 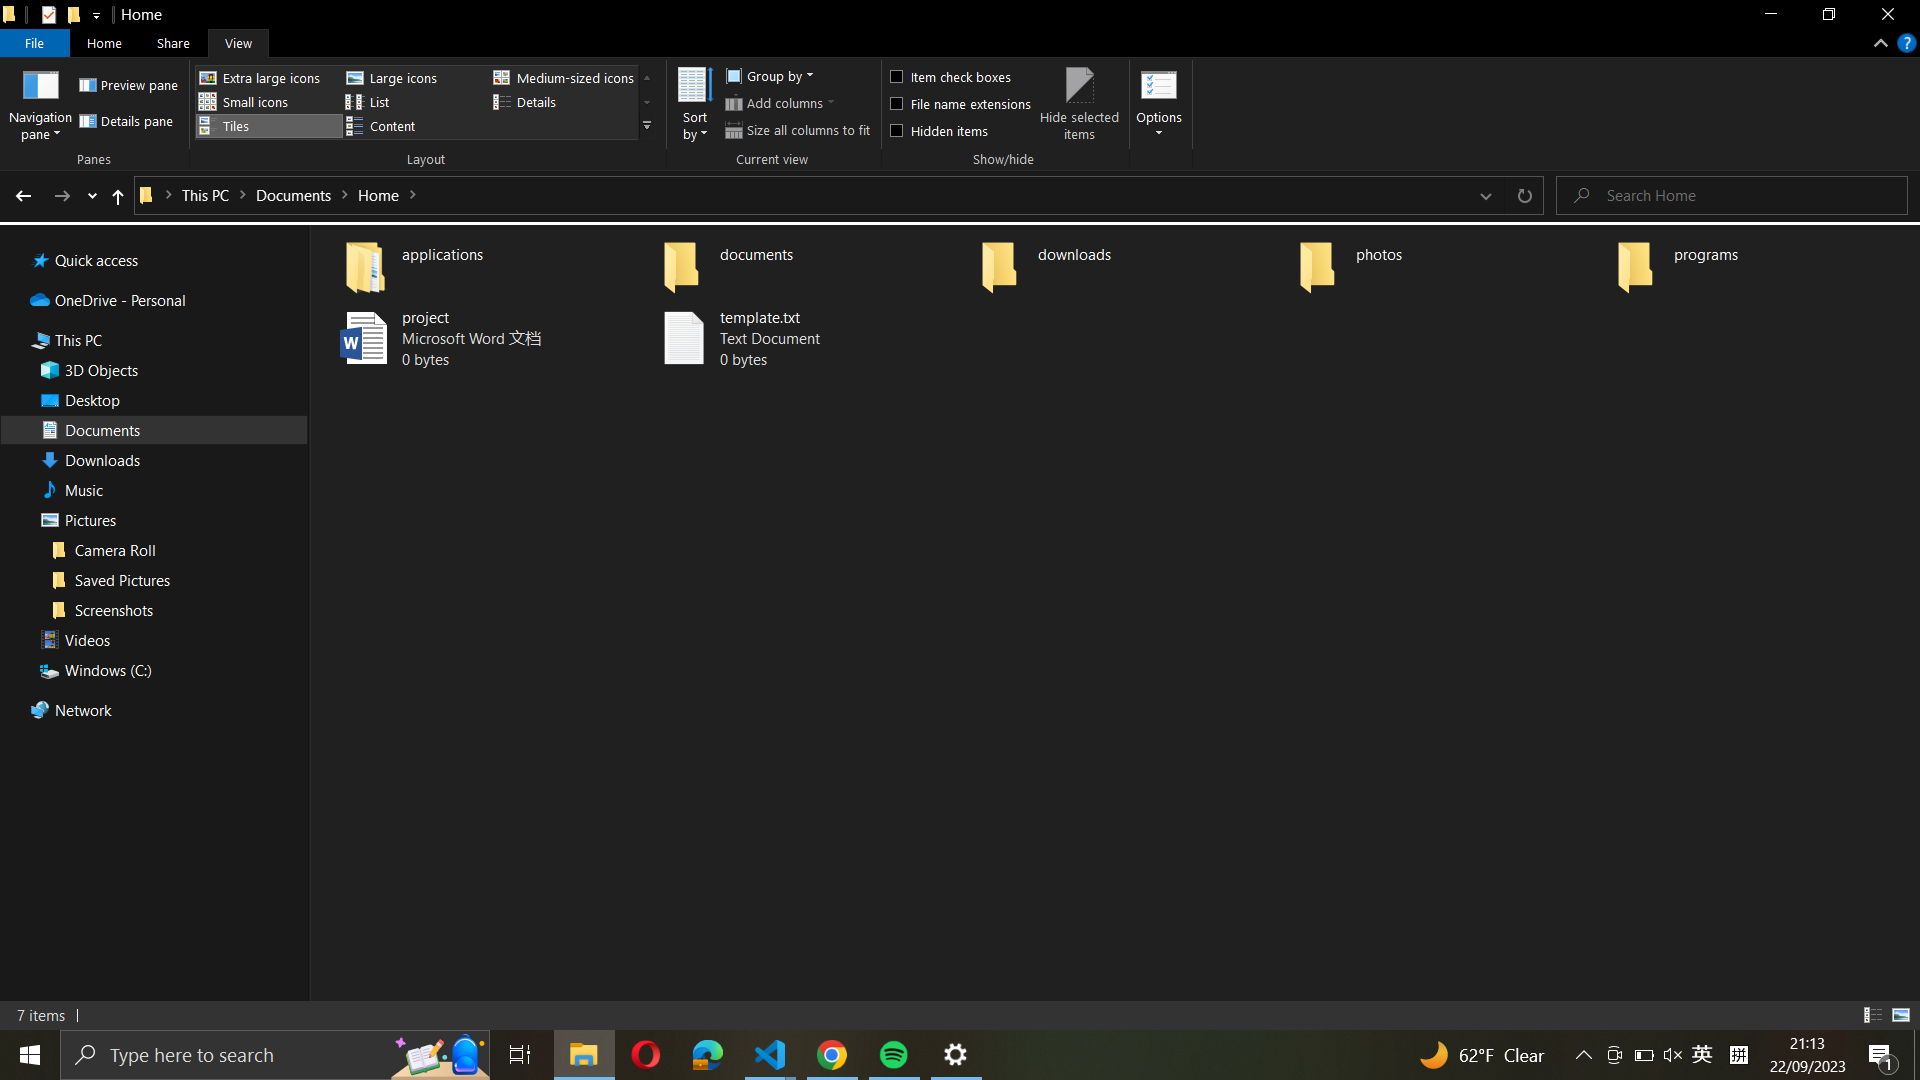 I want to click on the "photos" folder and select the first 5 photos, so click(x=1449, y=261).